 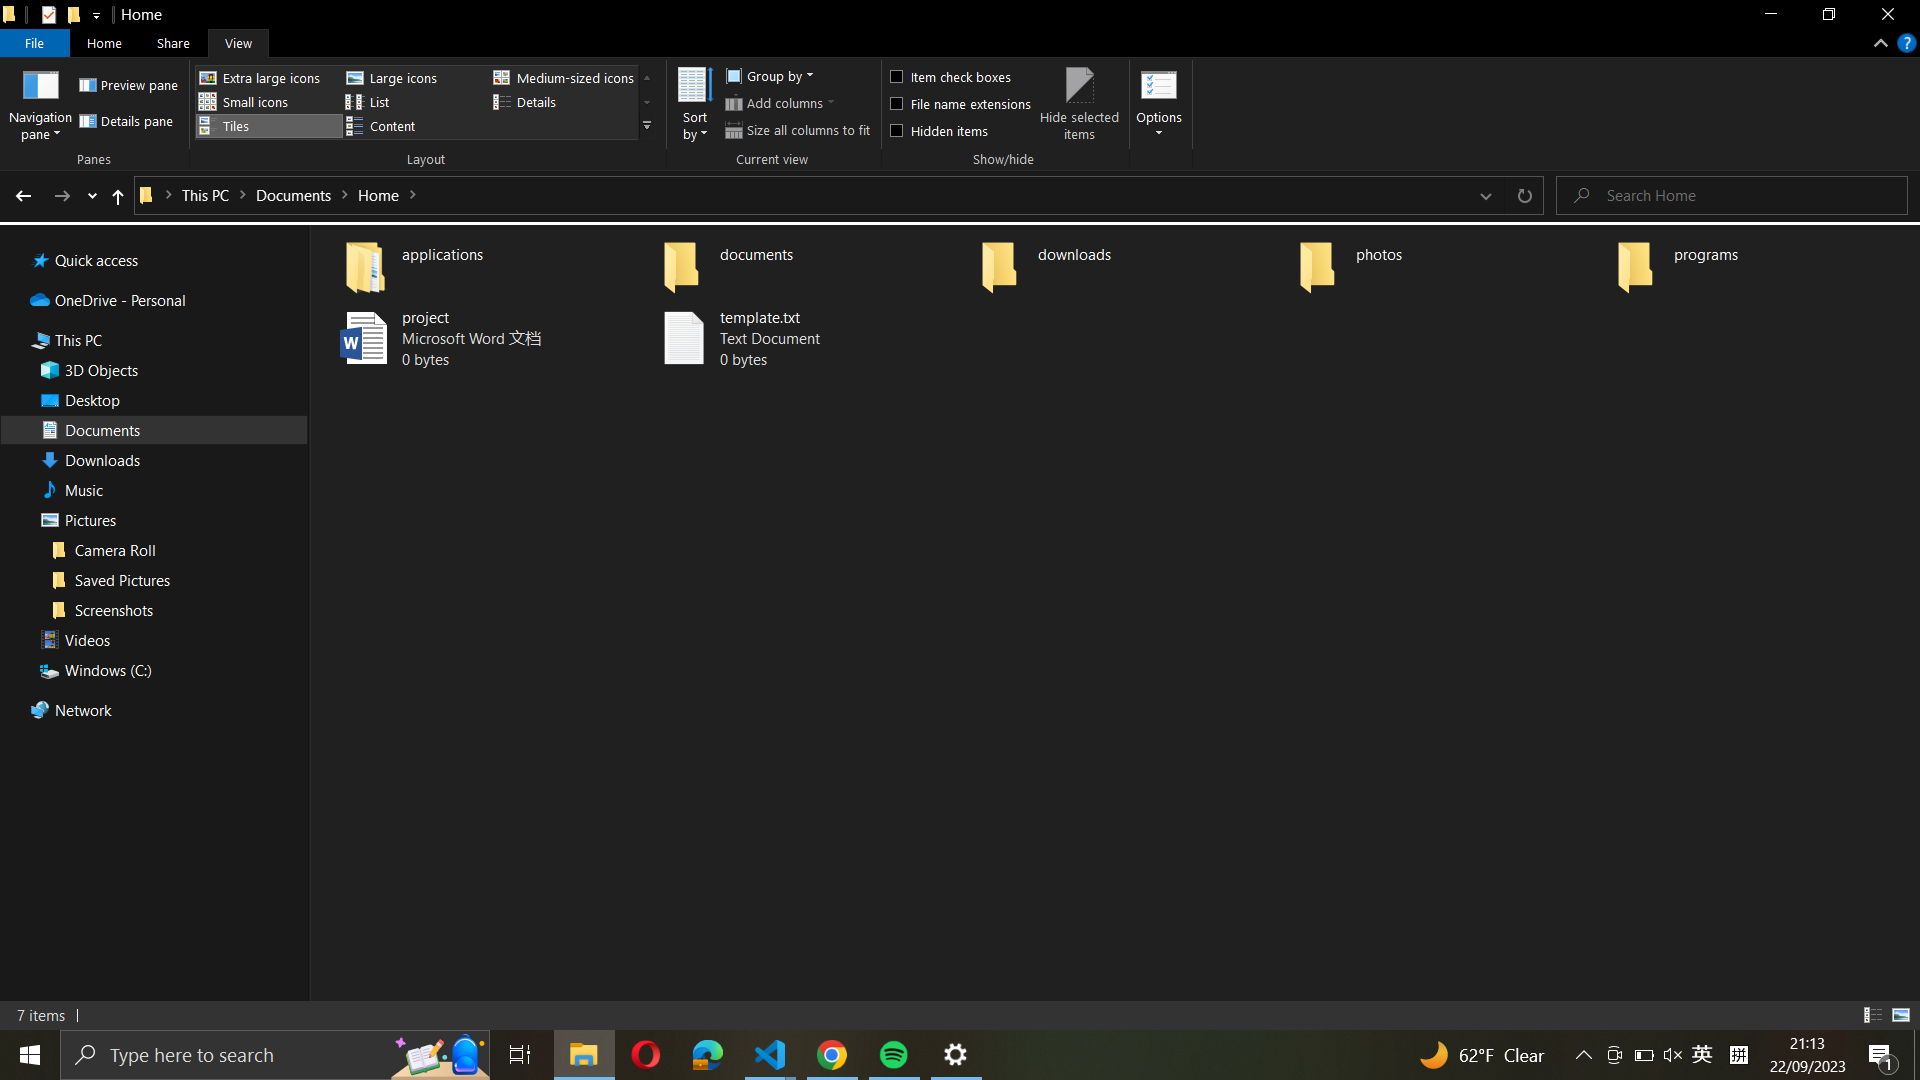 I want to click on the "photos" folder and select the first 5 photos, so click(x=1449, y=261).